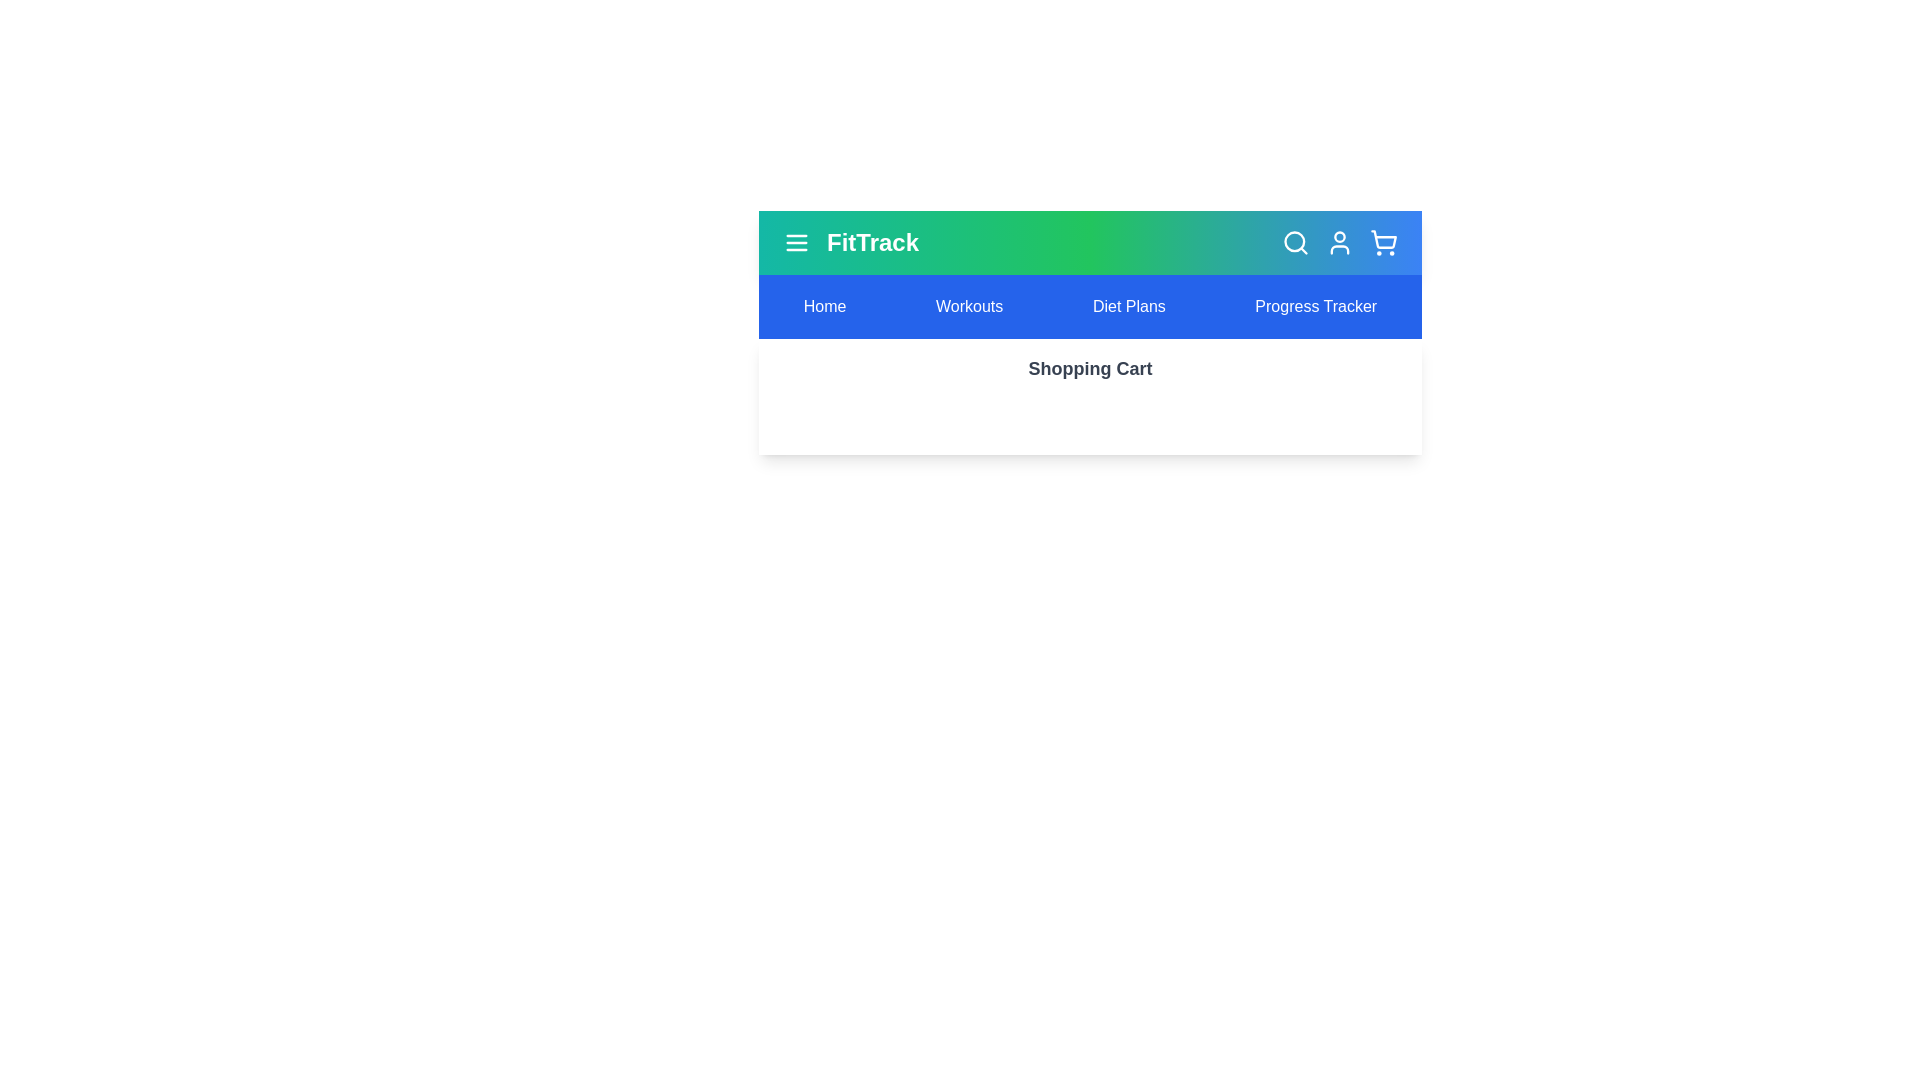  I want to click on the title text 'FitTrack' to interact with it, so click(873, 242).